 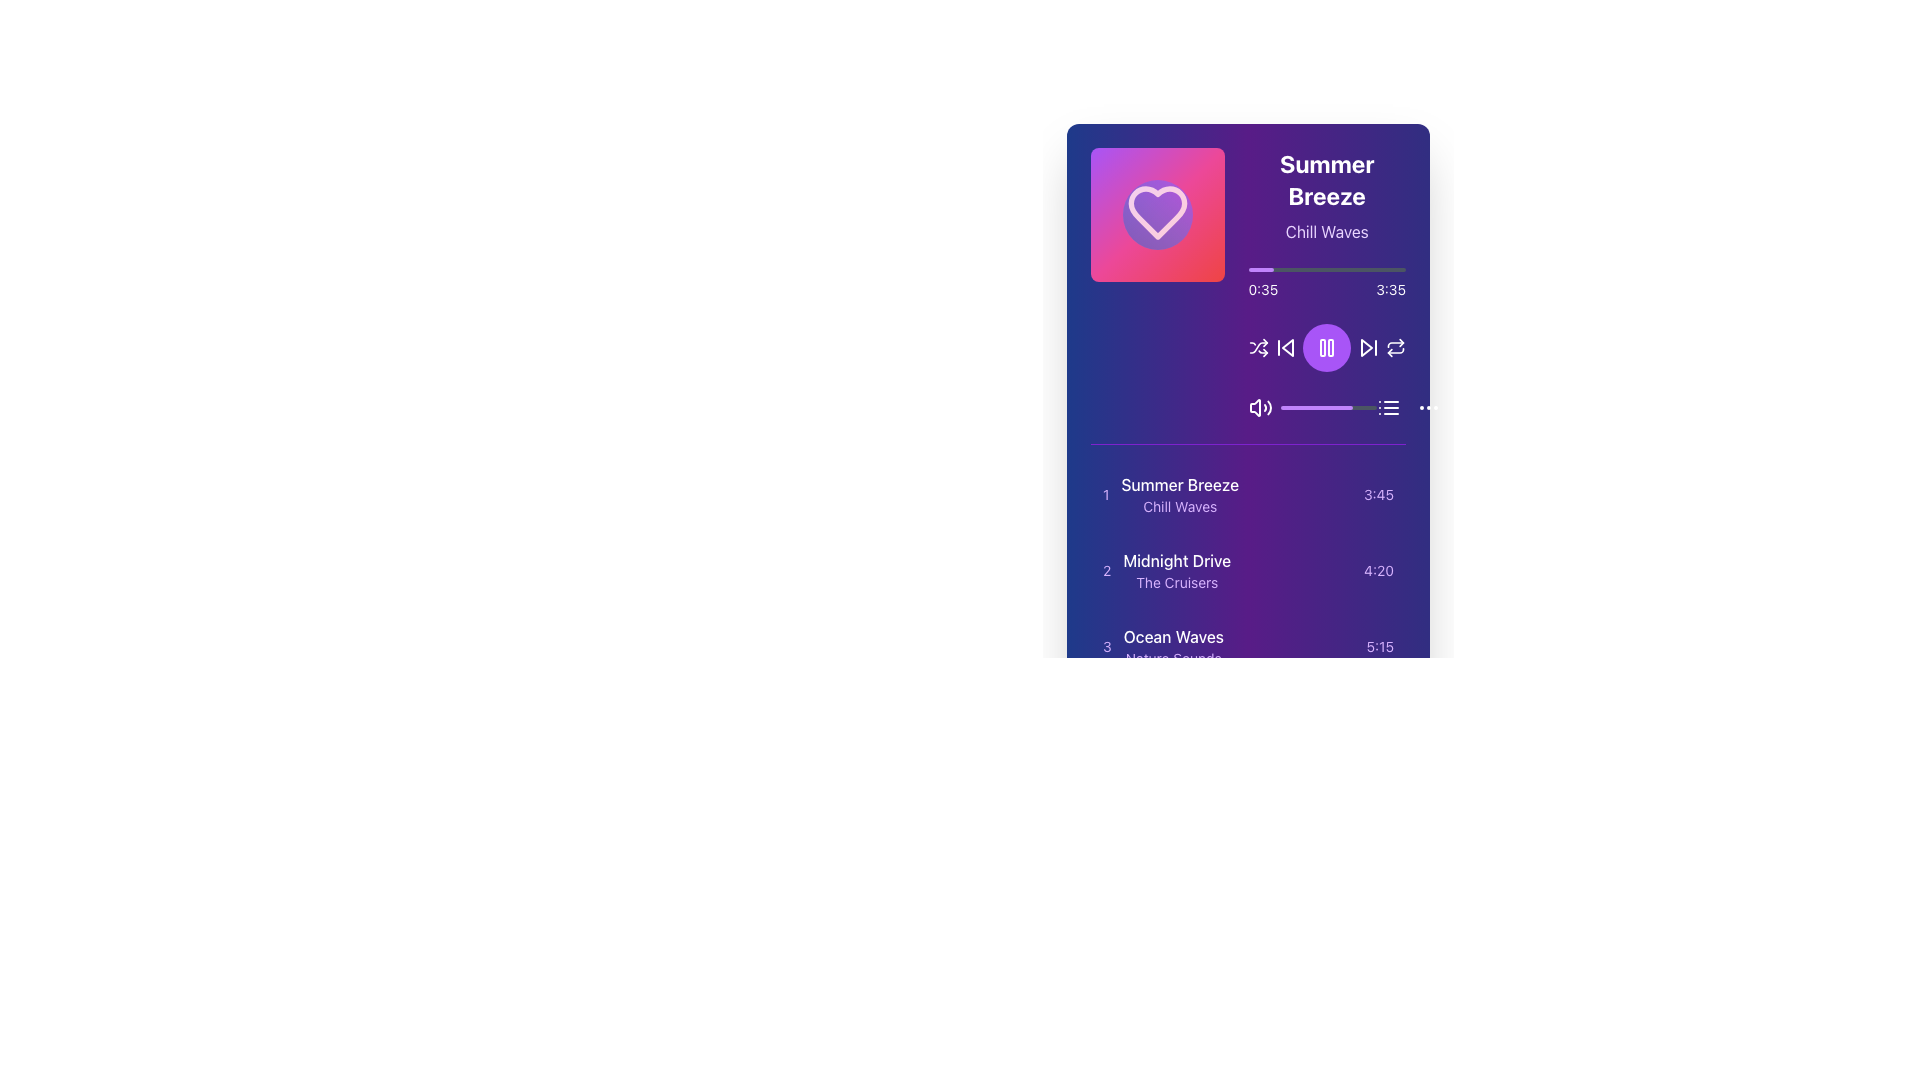 What do you see at coordinates (1390, 289) in the screenshot?
I see `the static text label displaying '3:35', which is styled in white and positioned at the upper-right corner of the interface, aligned horizontally with the time label '0:35'` at bounding box center [1390, 289].